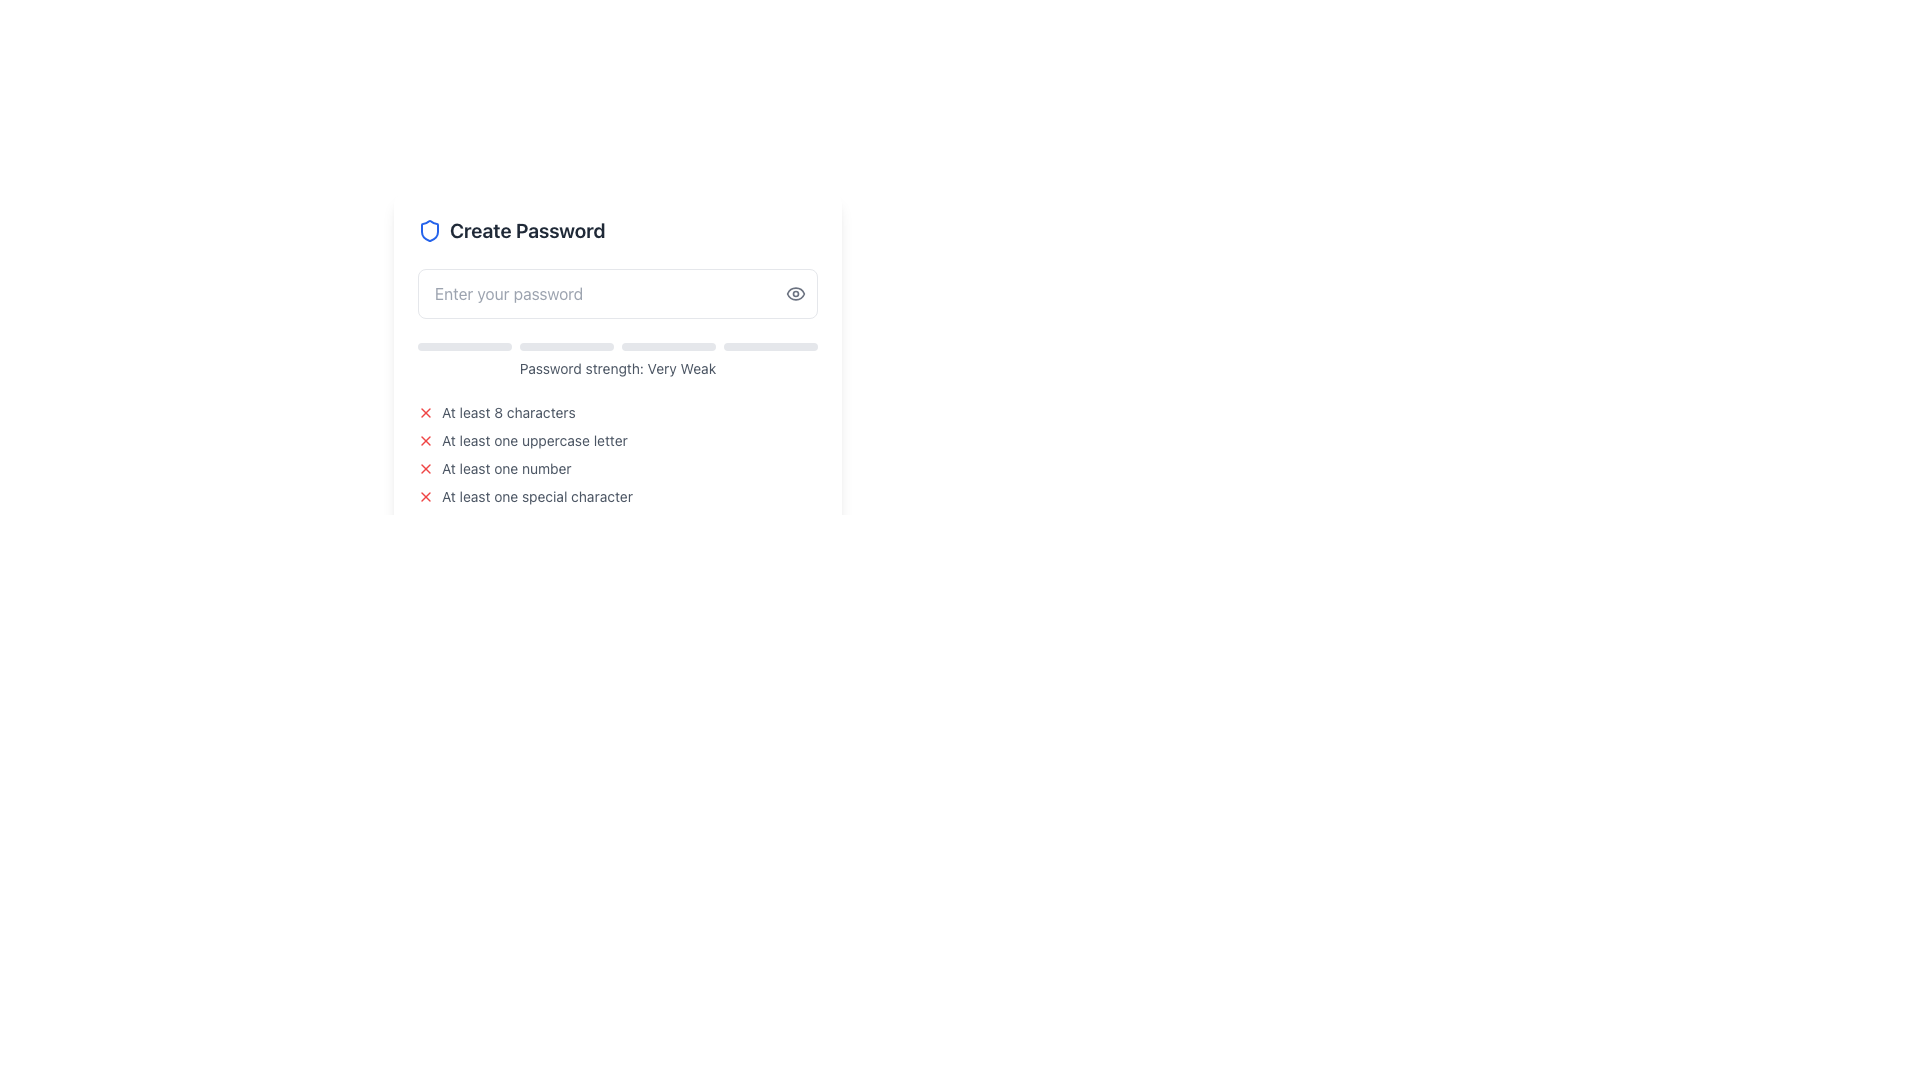  Describe the element at coordinates (617, 411) in the screenshot. I see `text 'At least 8 characters' displayed next to the red 'X' icon indicating a password requirement that is not currently met` at that location.